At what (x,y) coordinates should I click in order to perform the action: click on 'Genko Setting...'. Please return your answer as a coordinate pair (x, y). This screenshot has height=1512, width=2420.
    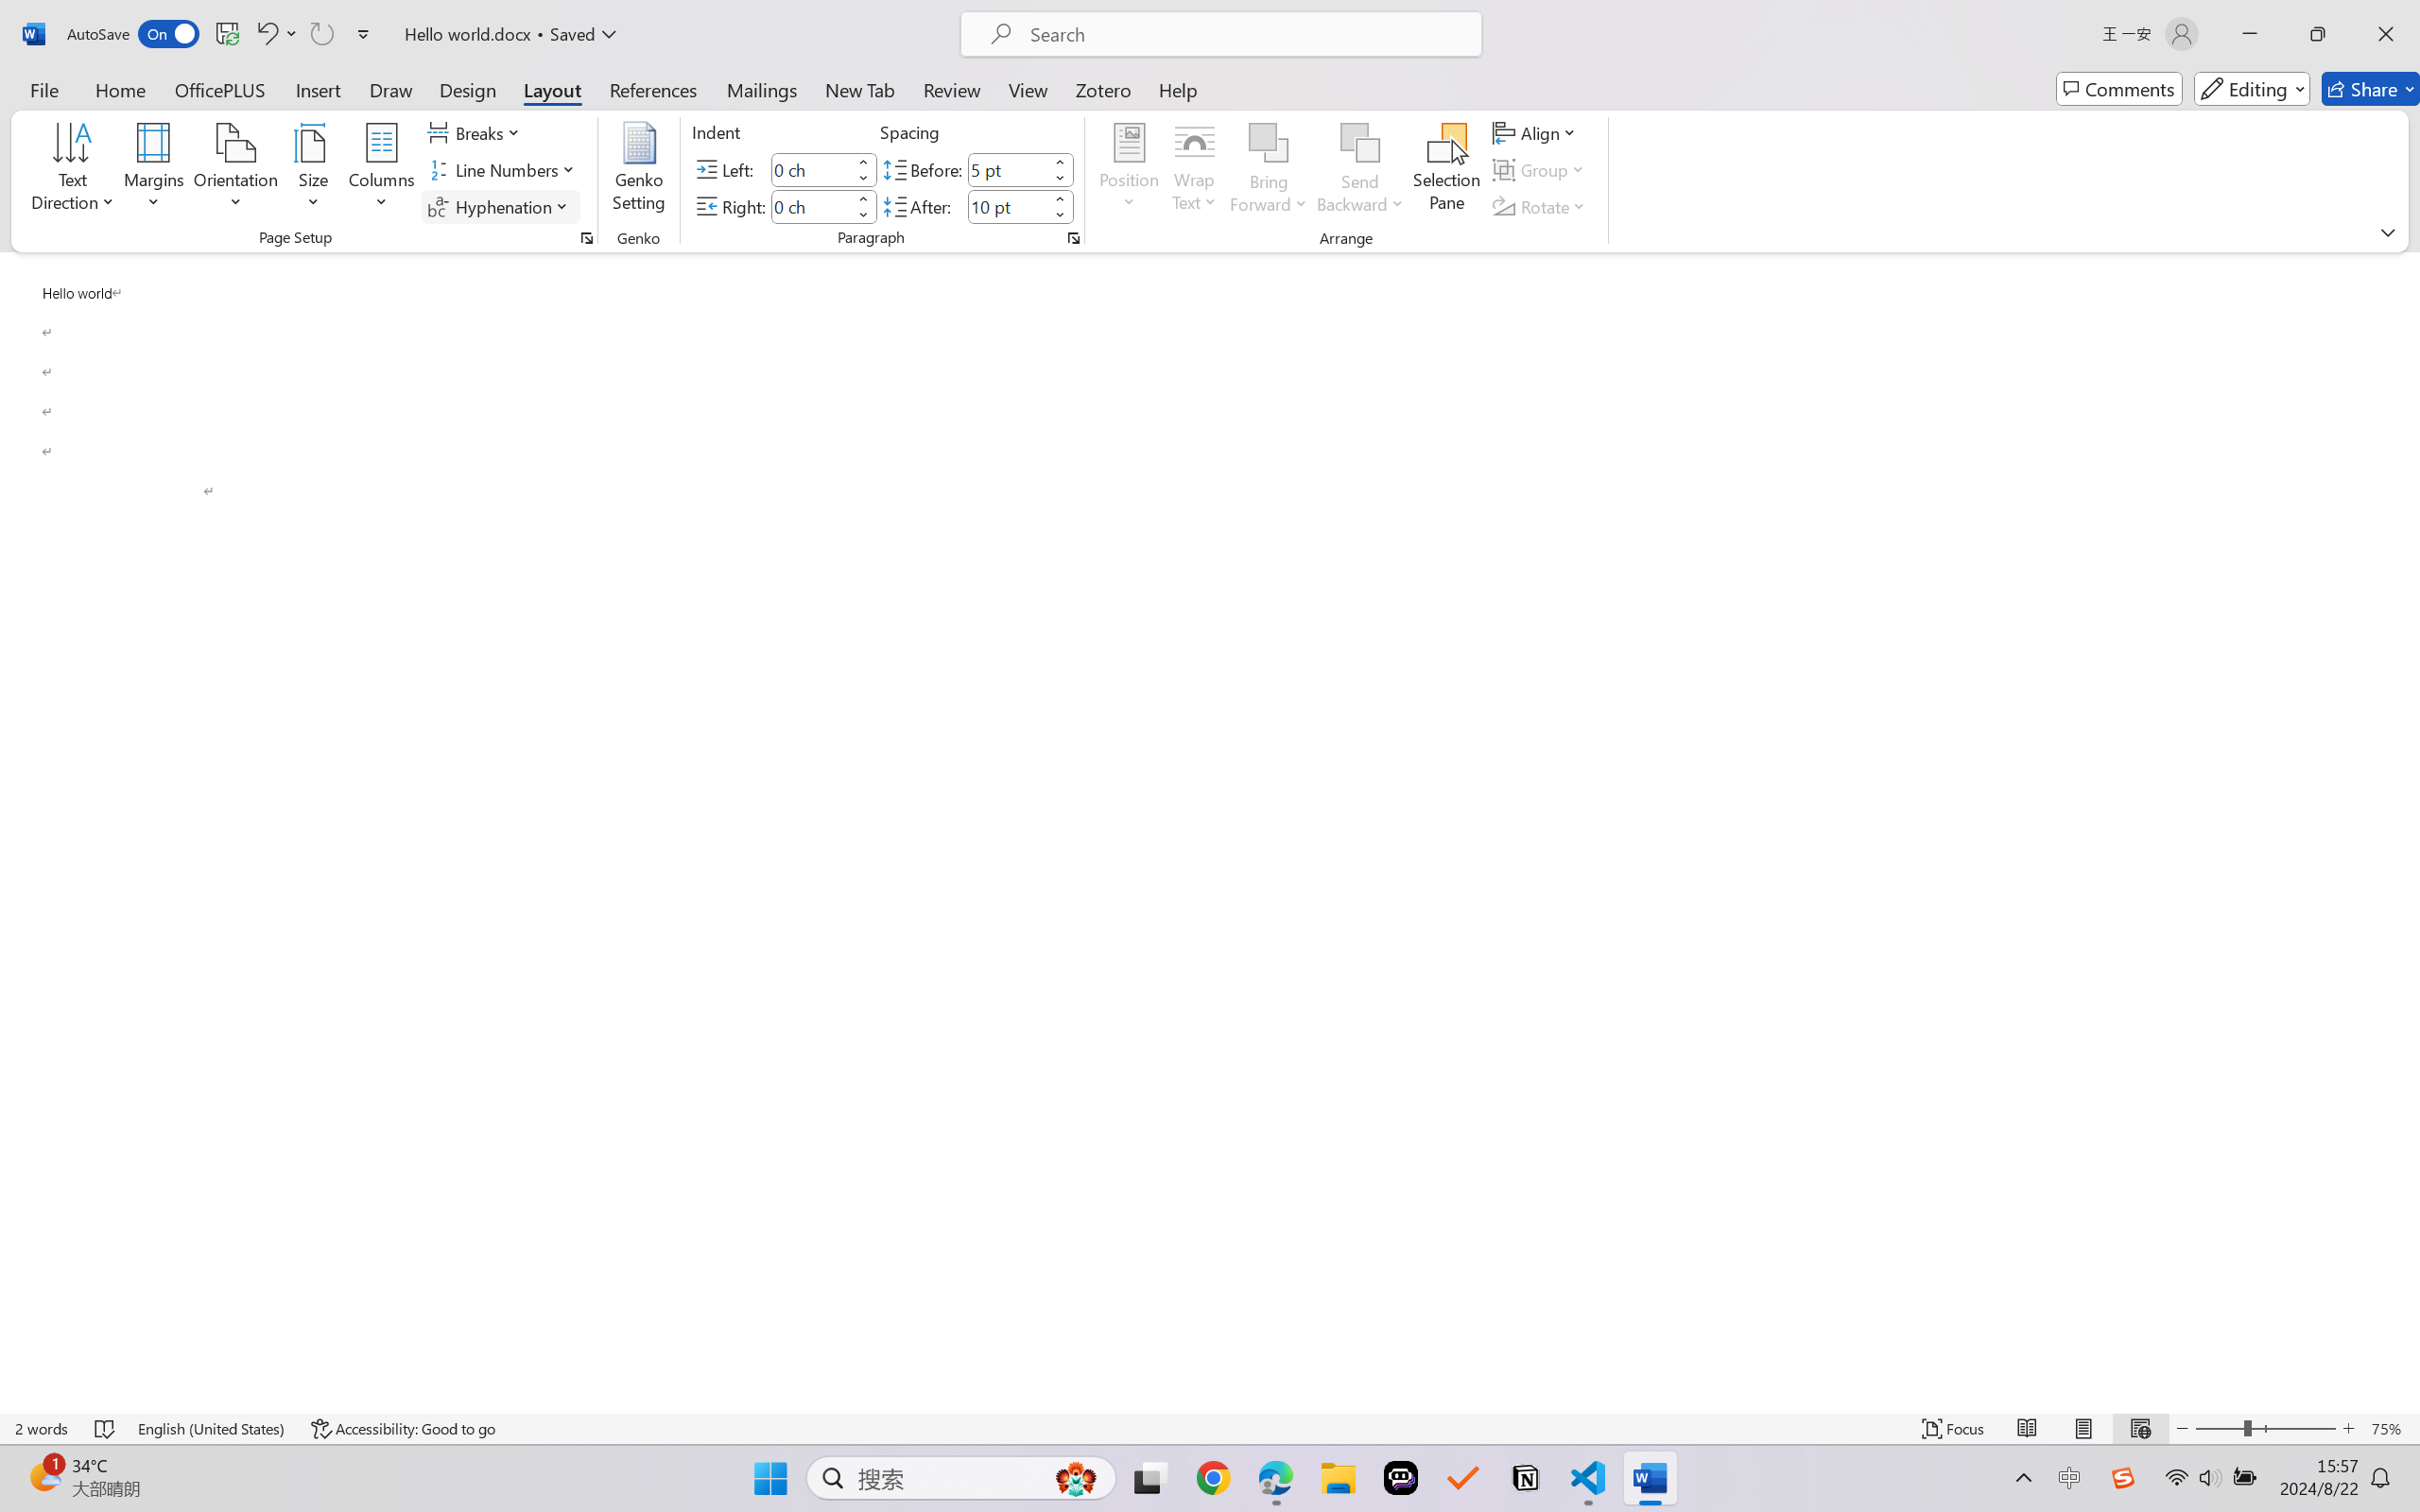
    Looking at the image, I should click on (640, 170).